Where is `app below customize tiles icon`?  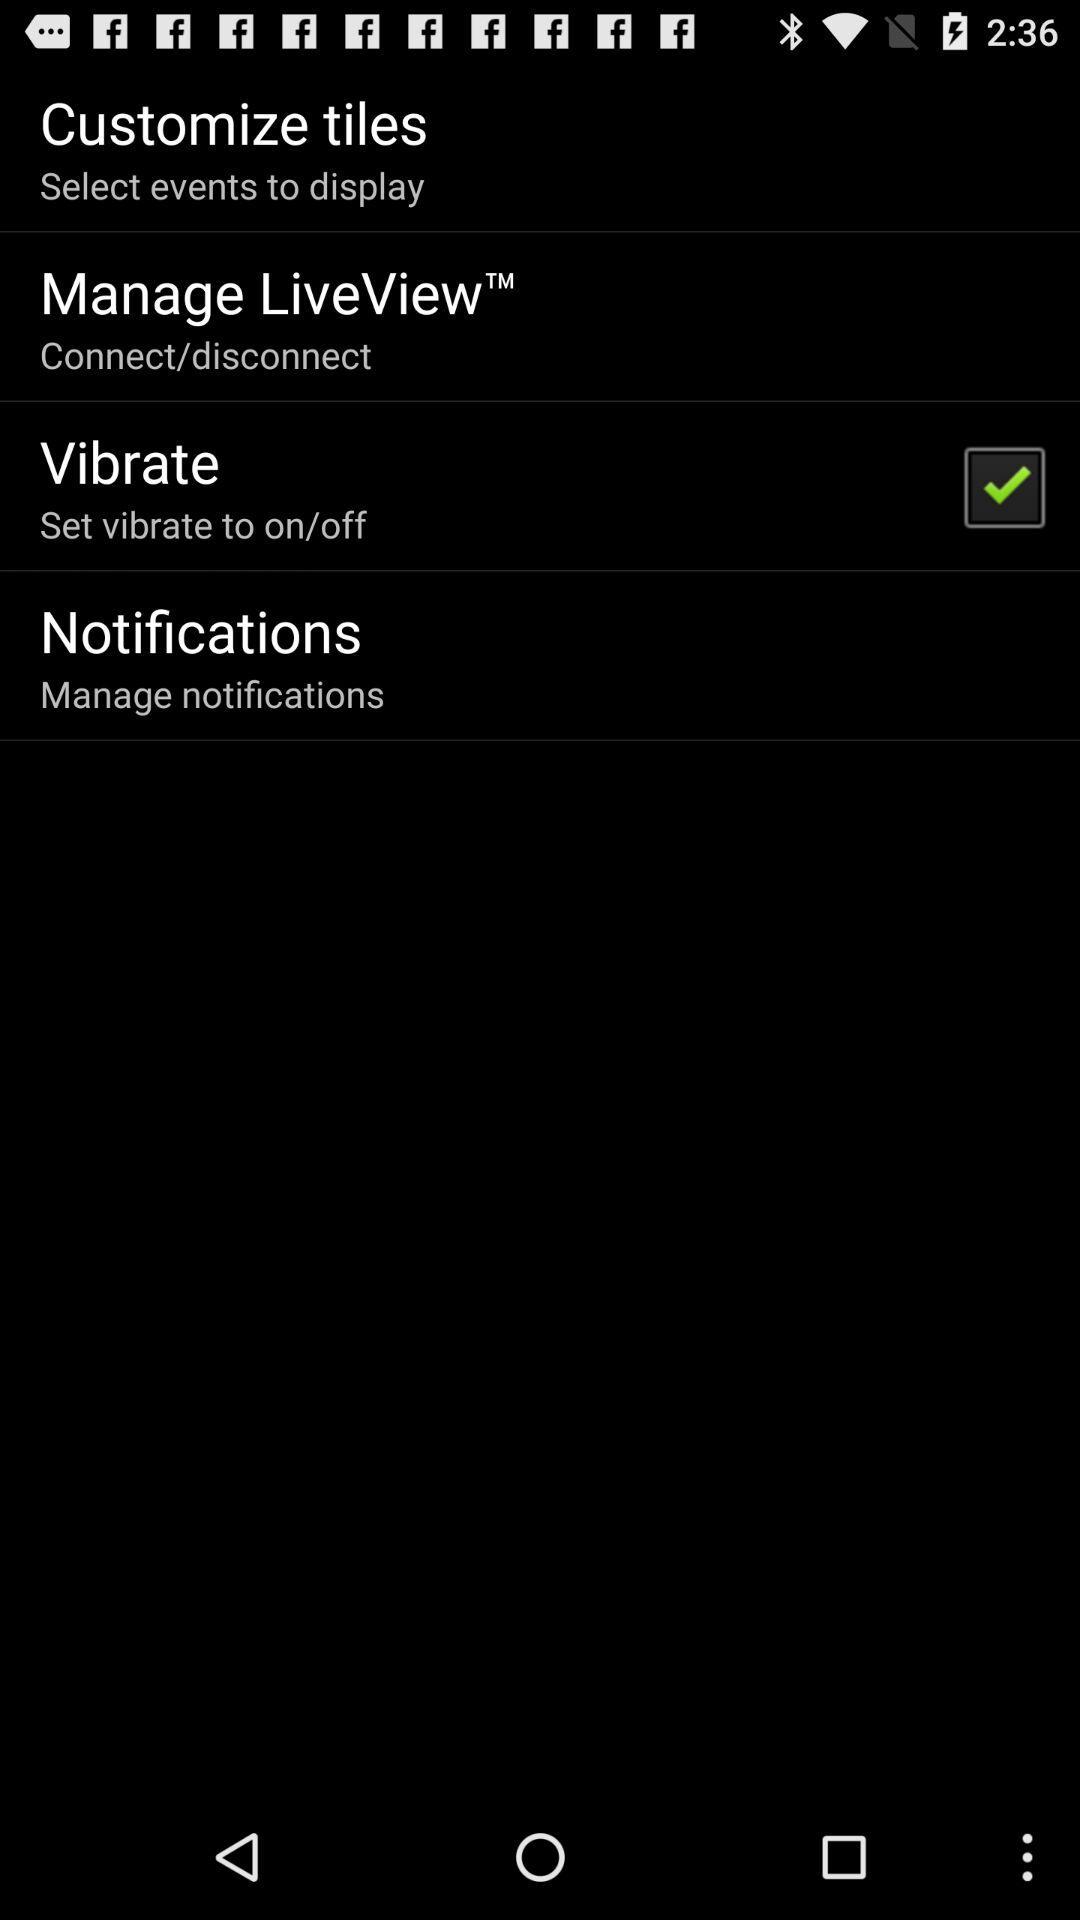 app below customize tiles icon is located at coordinates (231, 185).